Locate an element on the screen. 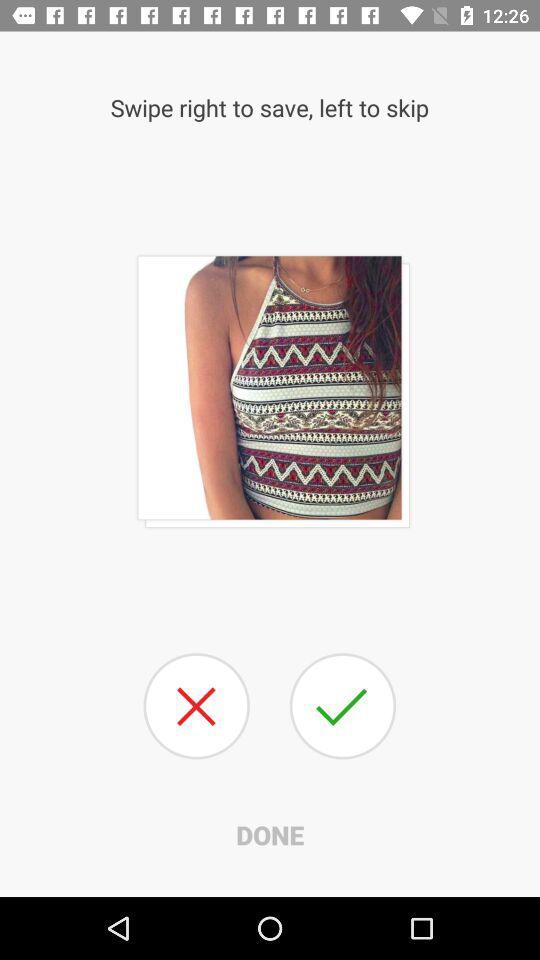 The height and width of the screenshot is (960, 540). save is located at coordinates (341, 706).